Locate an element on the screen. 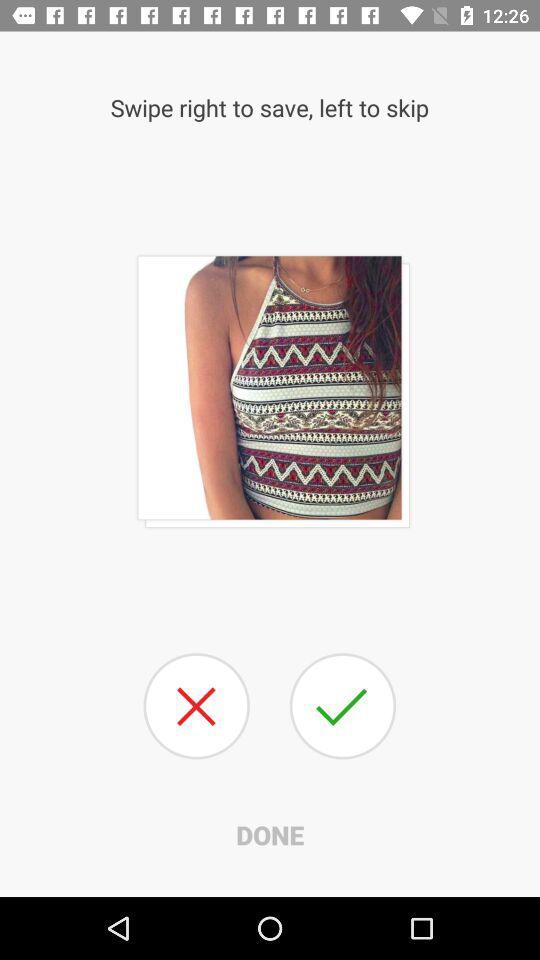 The height and width of the screenshot is (960, 540). save is located at coordinates (341, 706).